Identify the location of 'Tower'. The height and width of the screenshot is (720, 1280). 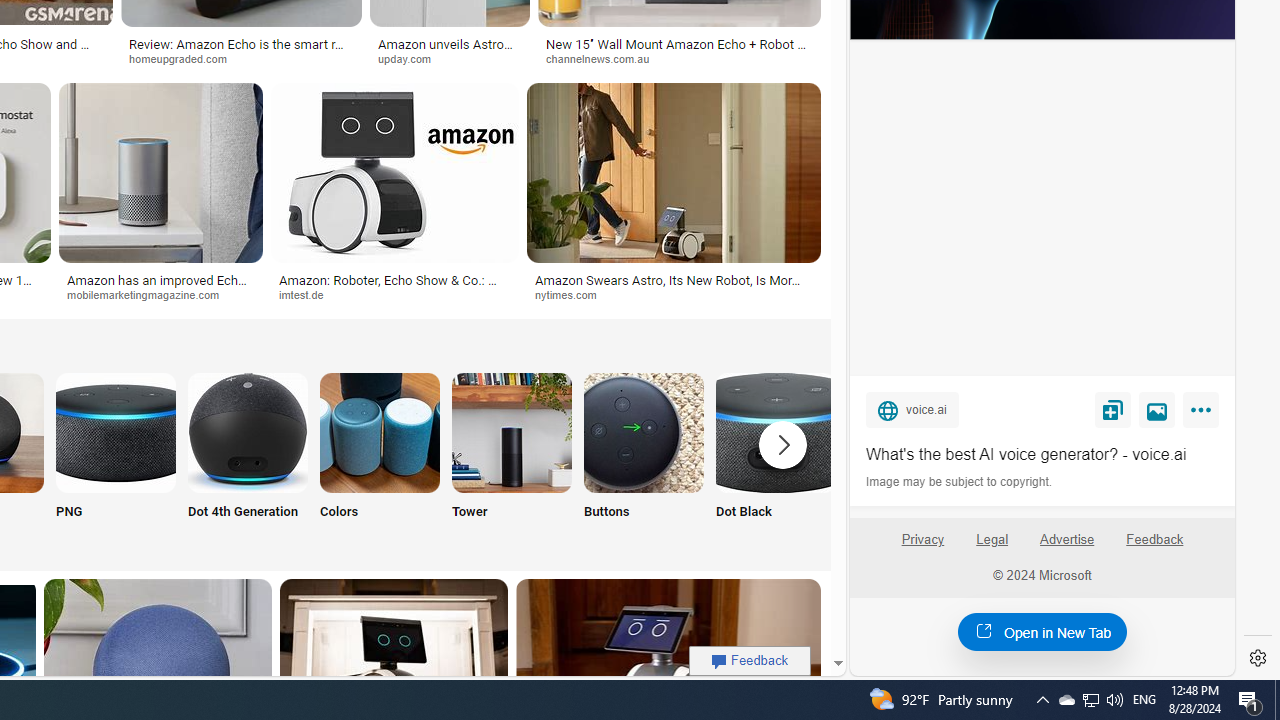
(512, 457).